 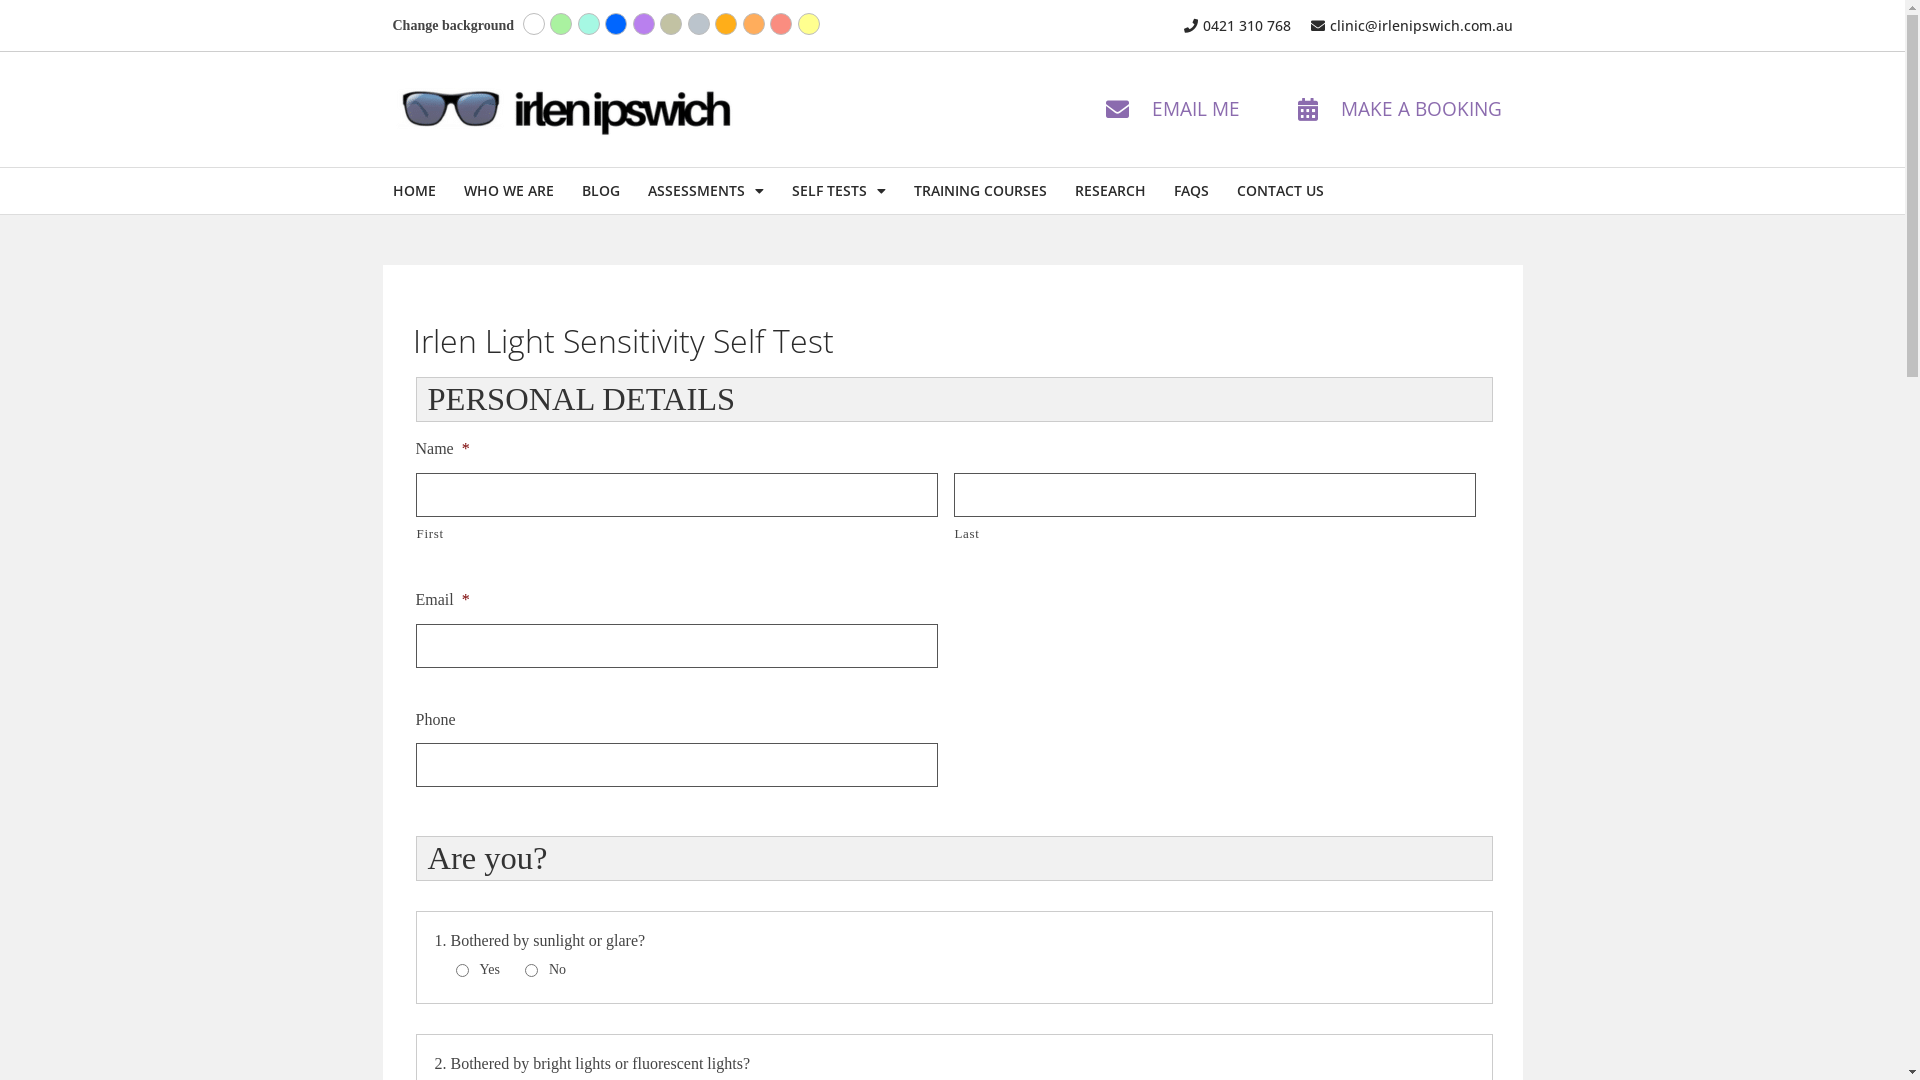 What do you see at coordinates (839, 191) in the screenshot?
I see `'SELF TESTS'` at bounding box center [839, 191].